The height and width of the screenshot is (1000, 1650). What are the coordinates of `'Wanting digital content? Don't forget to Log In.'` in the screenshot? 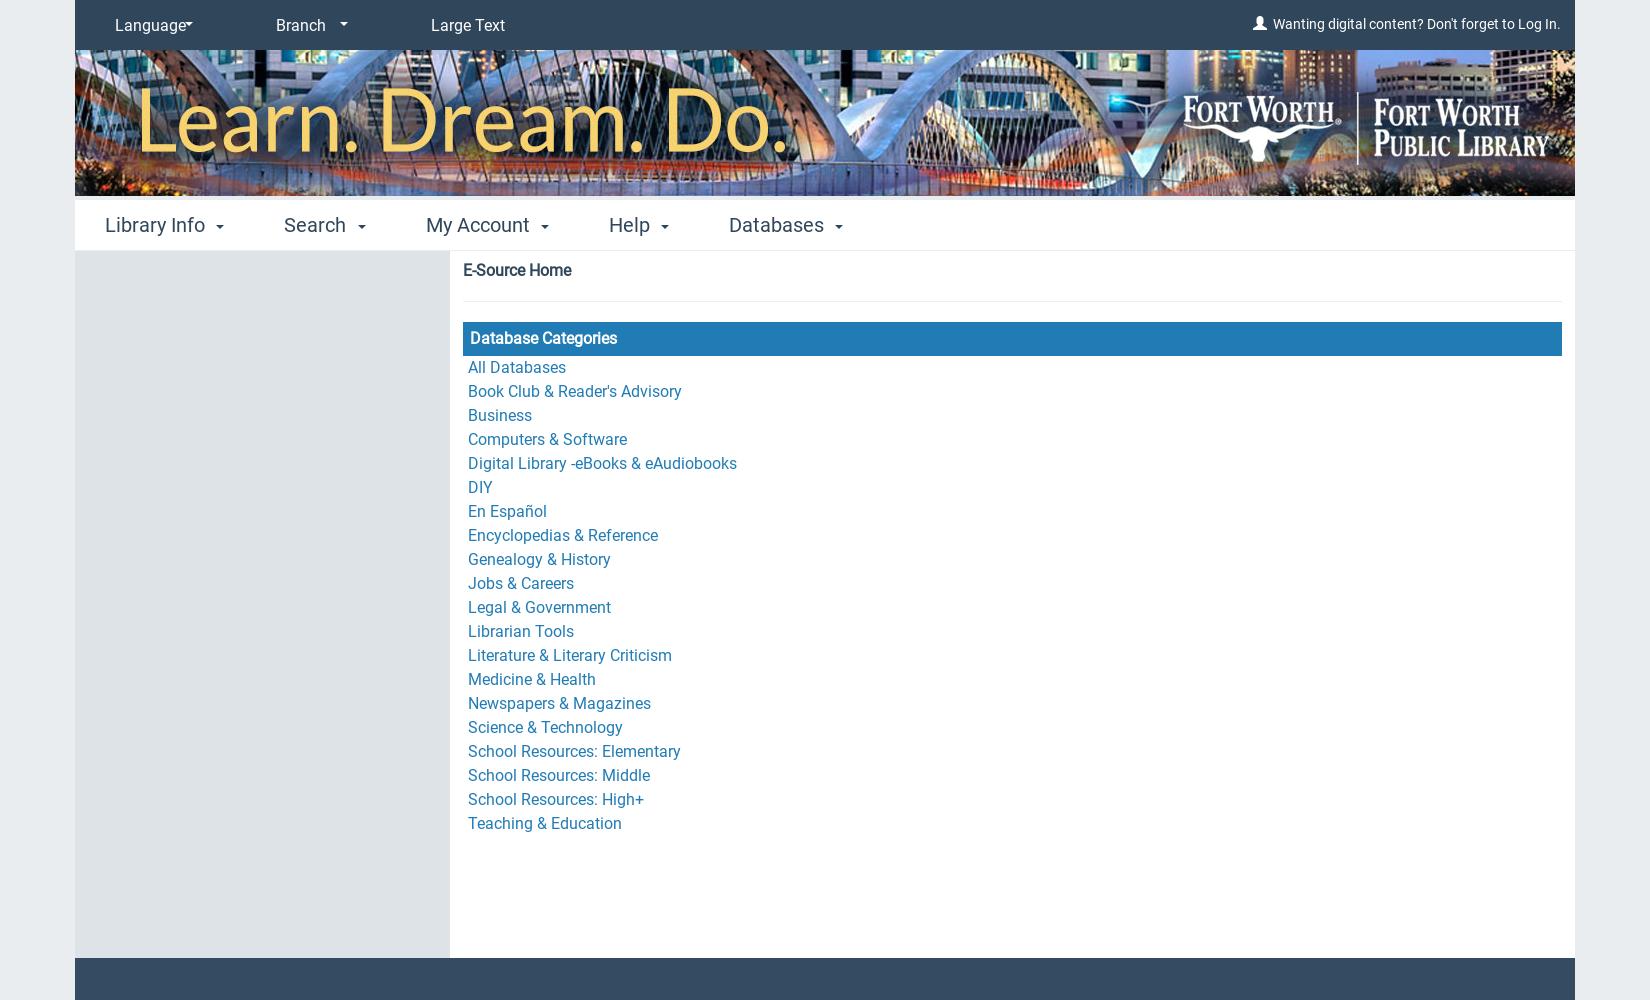 It's located at (1416, 24).